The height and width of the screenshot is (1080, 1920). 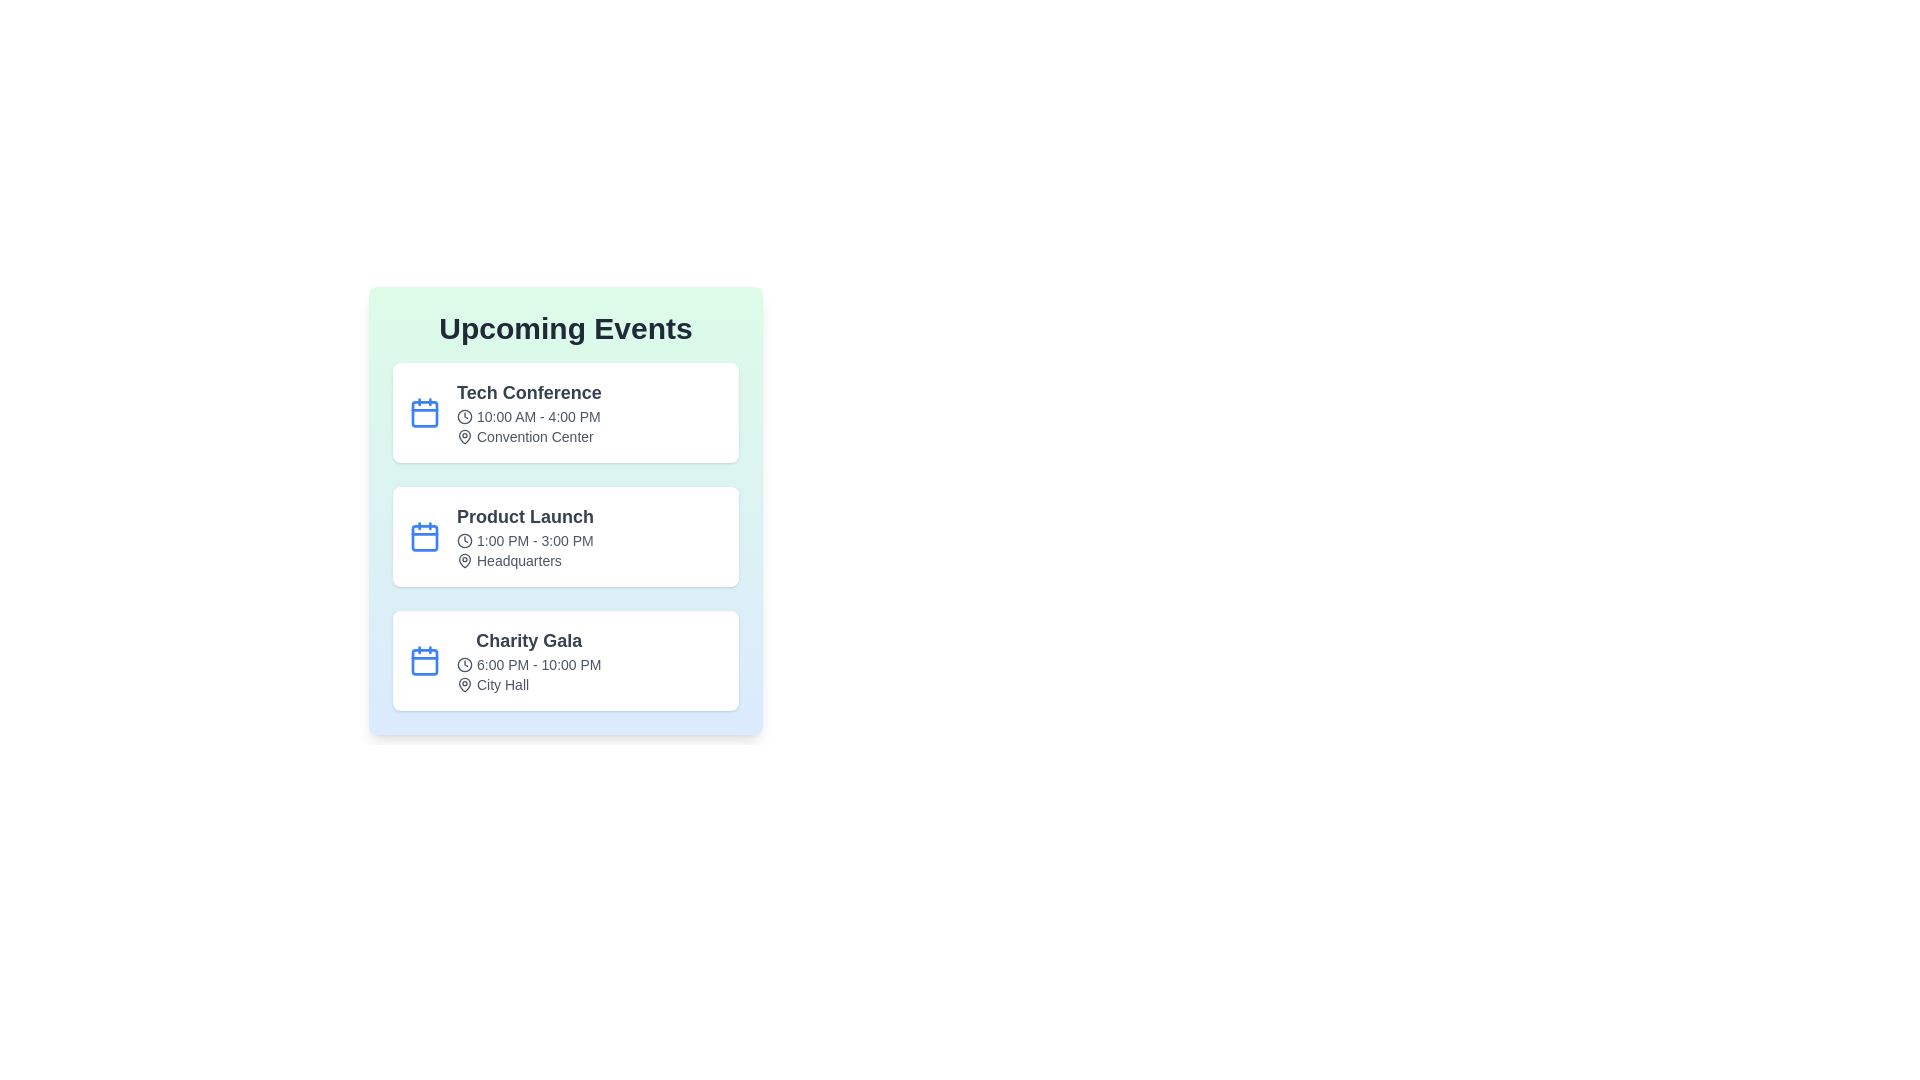 I want to click on the event icon for Charity Gala, so click(x=424, y=660).